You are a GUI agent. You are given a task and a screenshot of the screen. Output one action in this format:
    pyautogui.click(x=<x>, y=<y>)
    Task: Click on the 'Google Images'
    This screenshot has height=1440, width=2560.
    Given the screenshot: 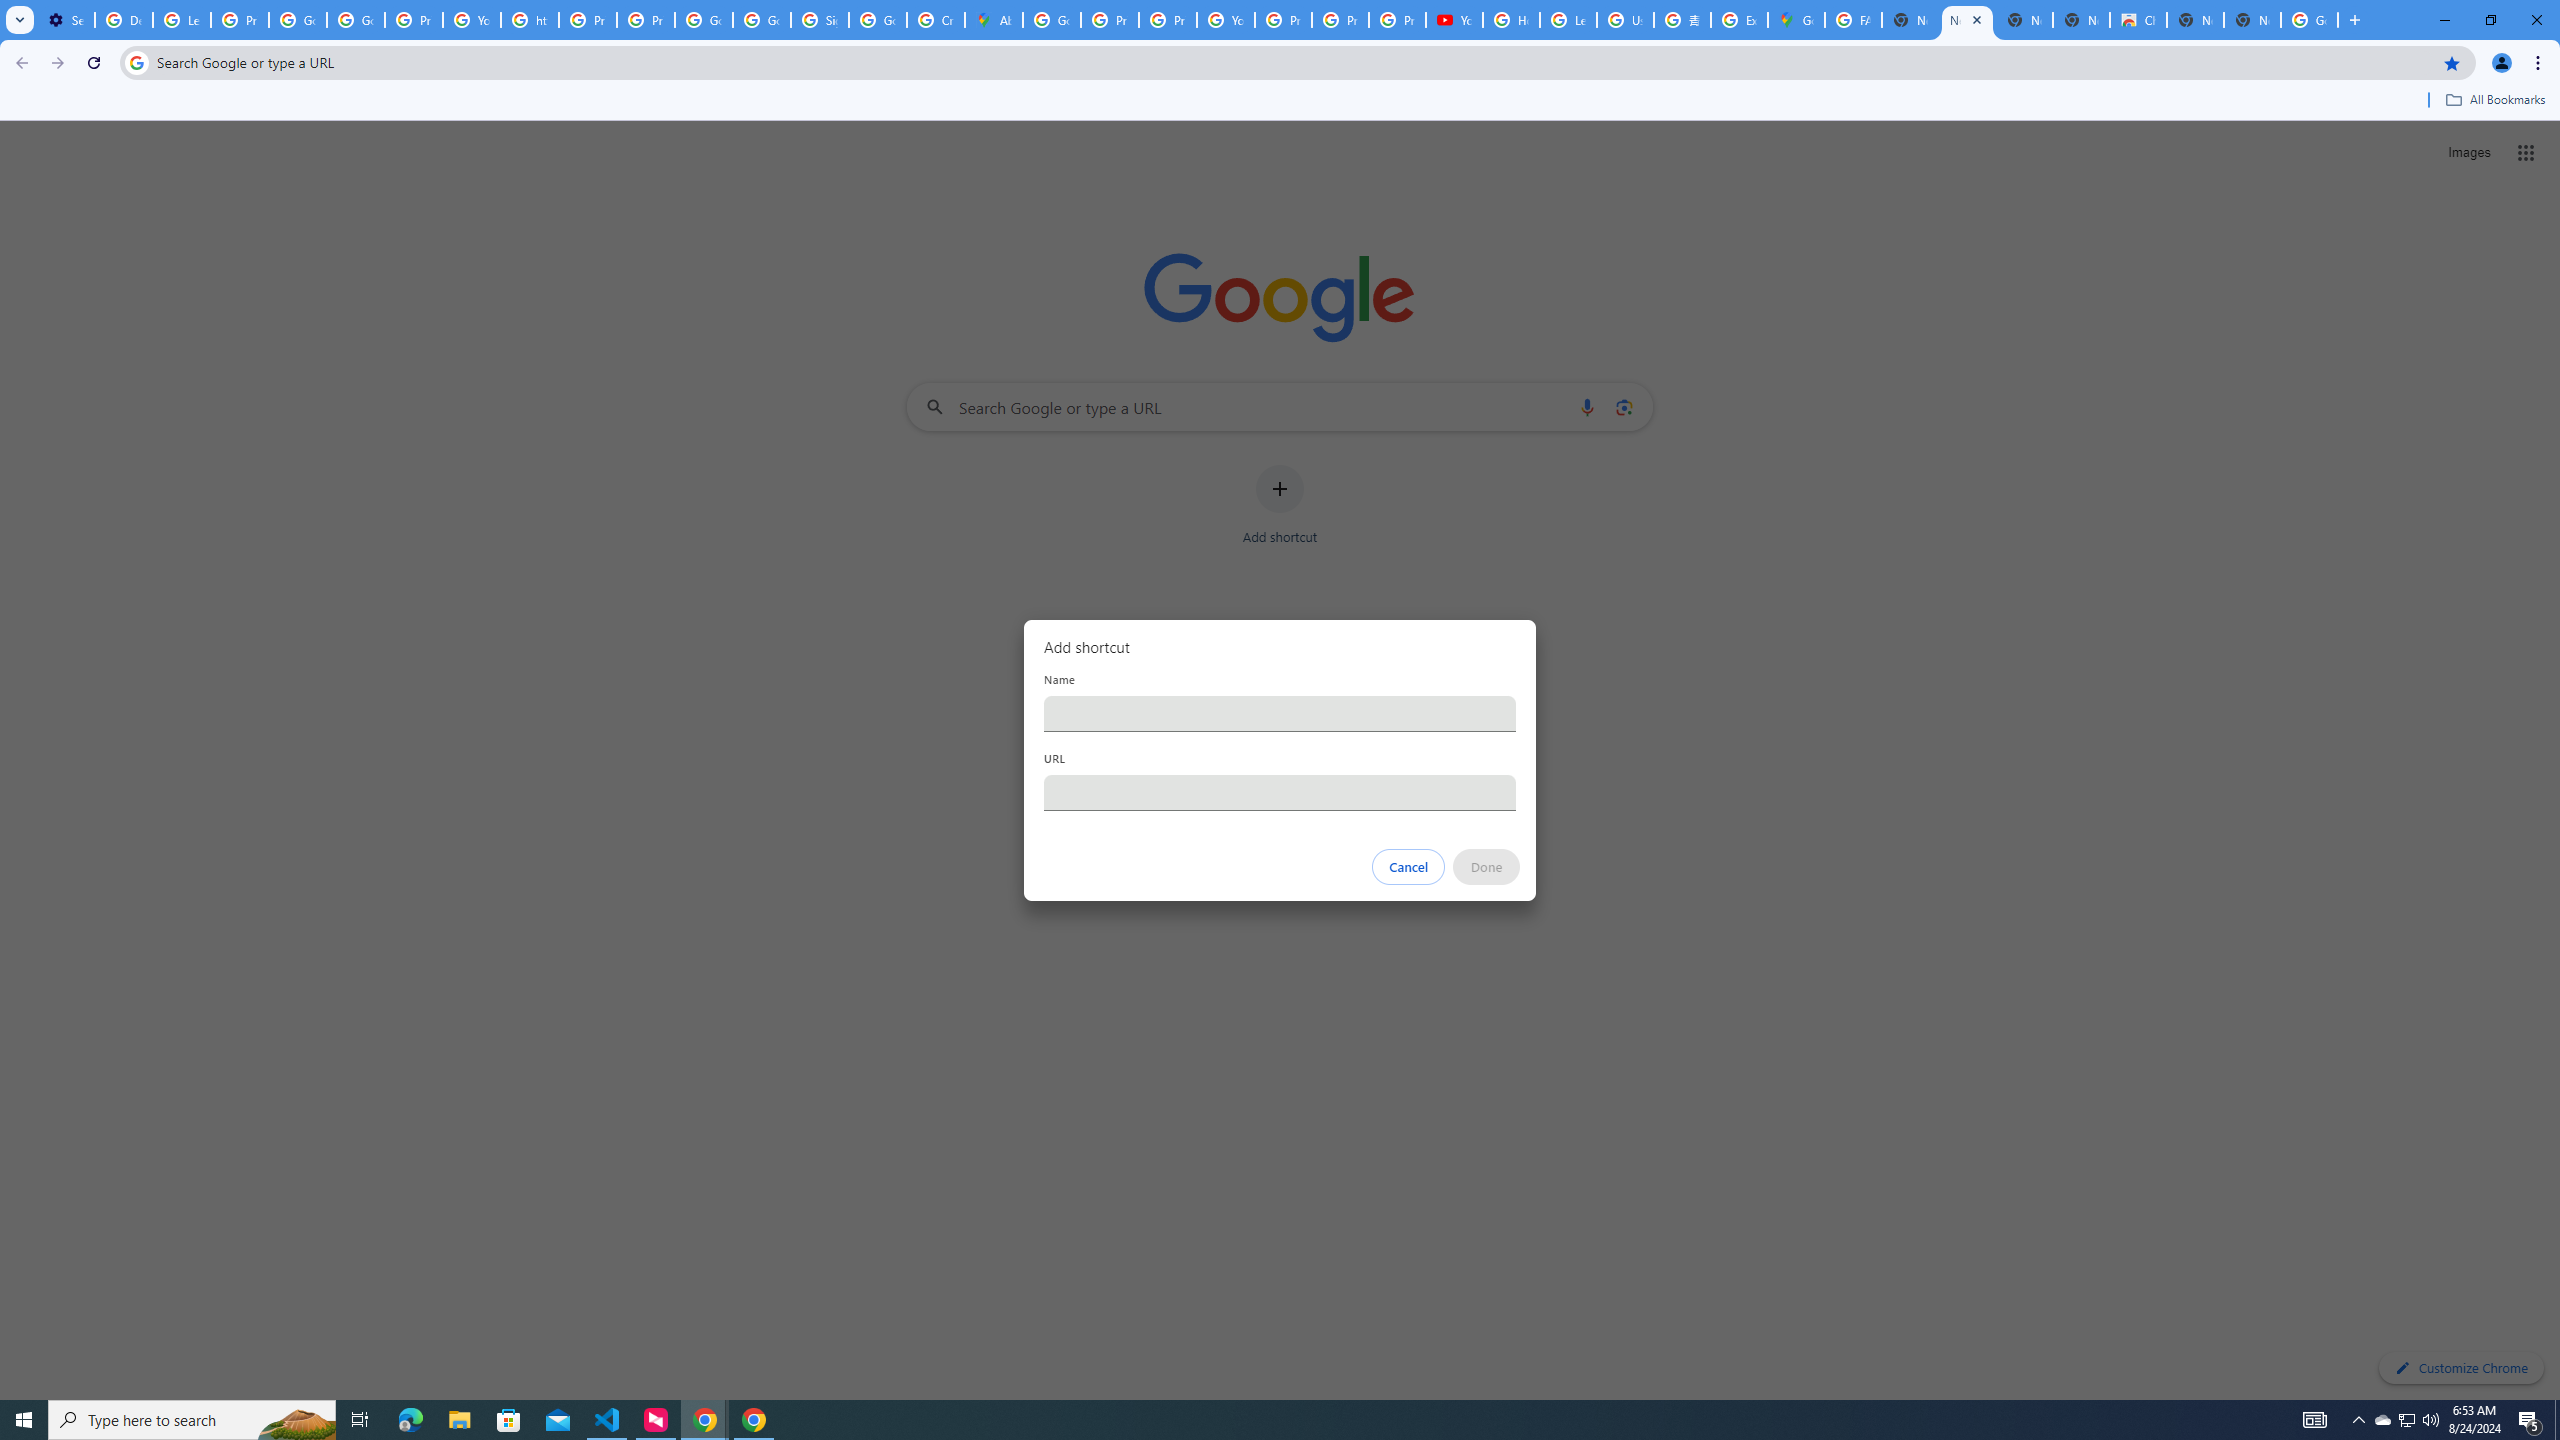 What is the action you would take?
    pyautogui.click(x=2310, y=19)
    